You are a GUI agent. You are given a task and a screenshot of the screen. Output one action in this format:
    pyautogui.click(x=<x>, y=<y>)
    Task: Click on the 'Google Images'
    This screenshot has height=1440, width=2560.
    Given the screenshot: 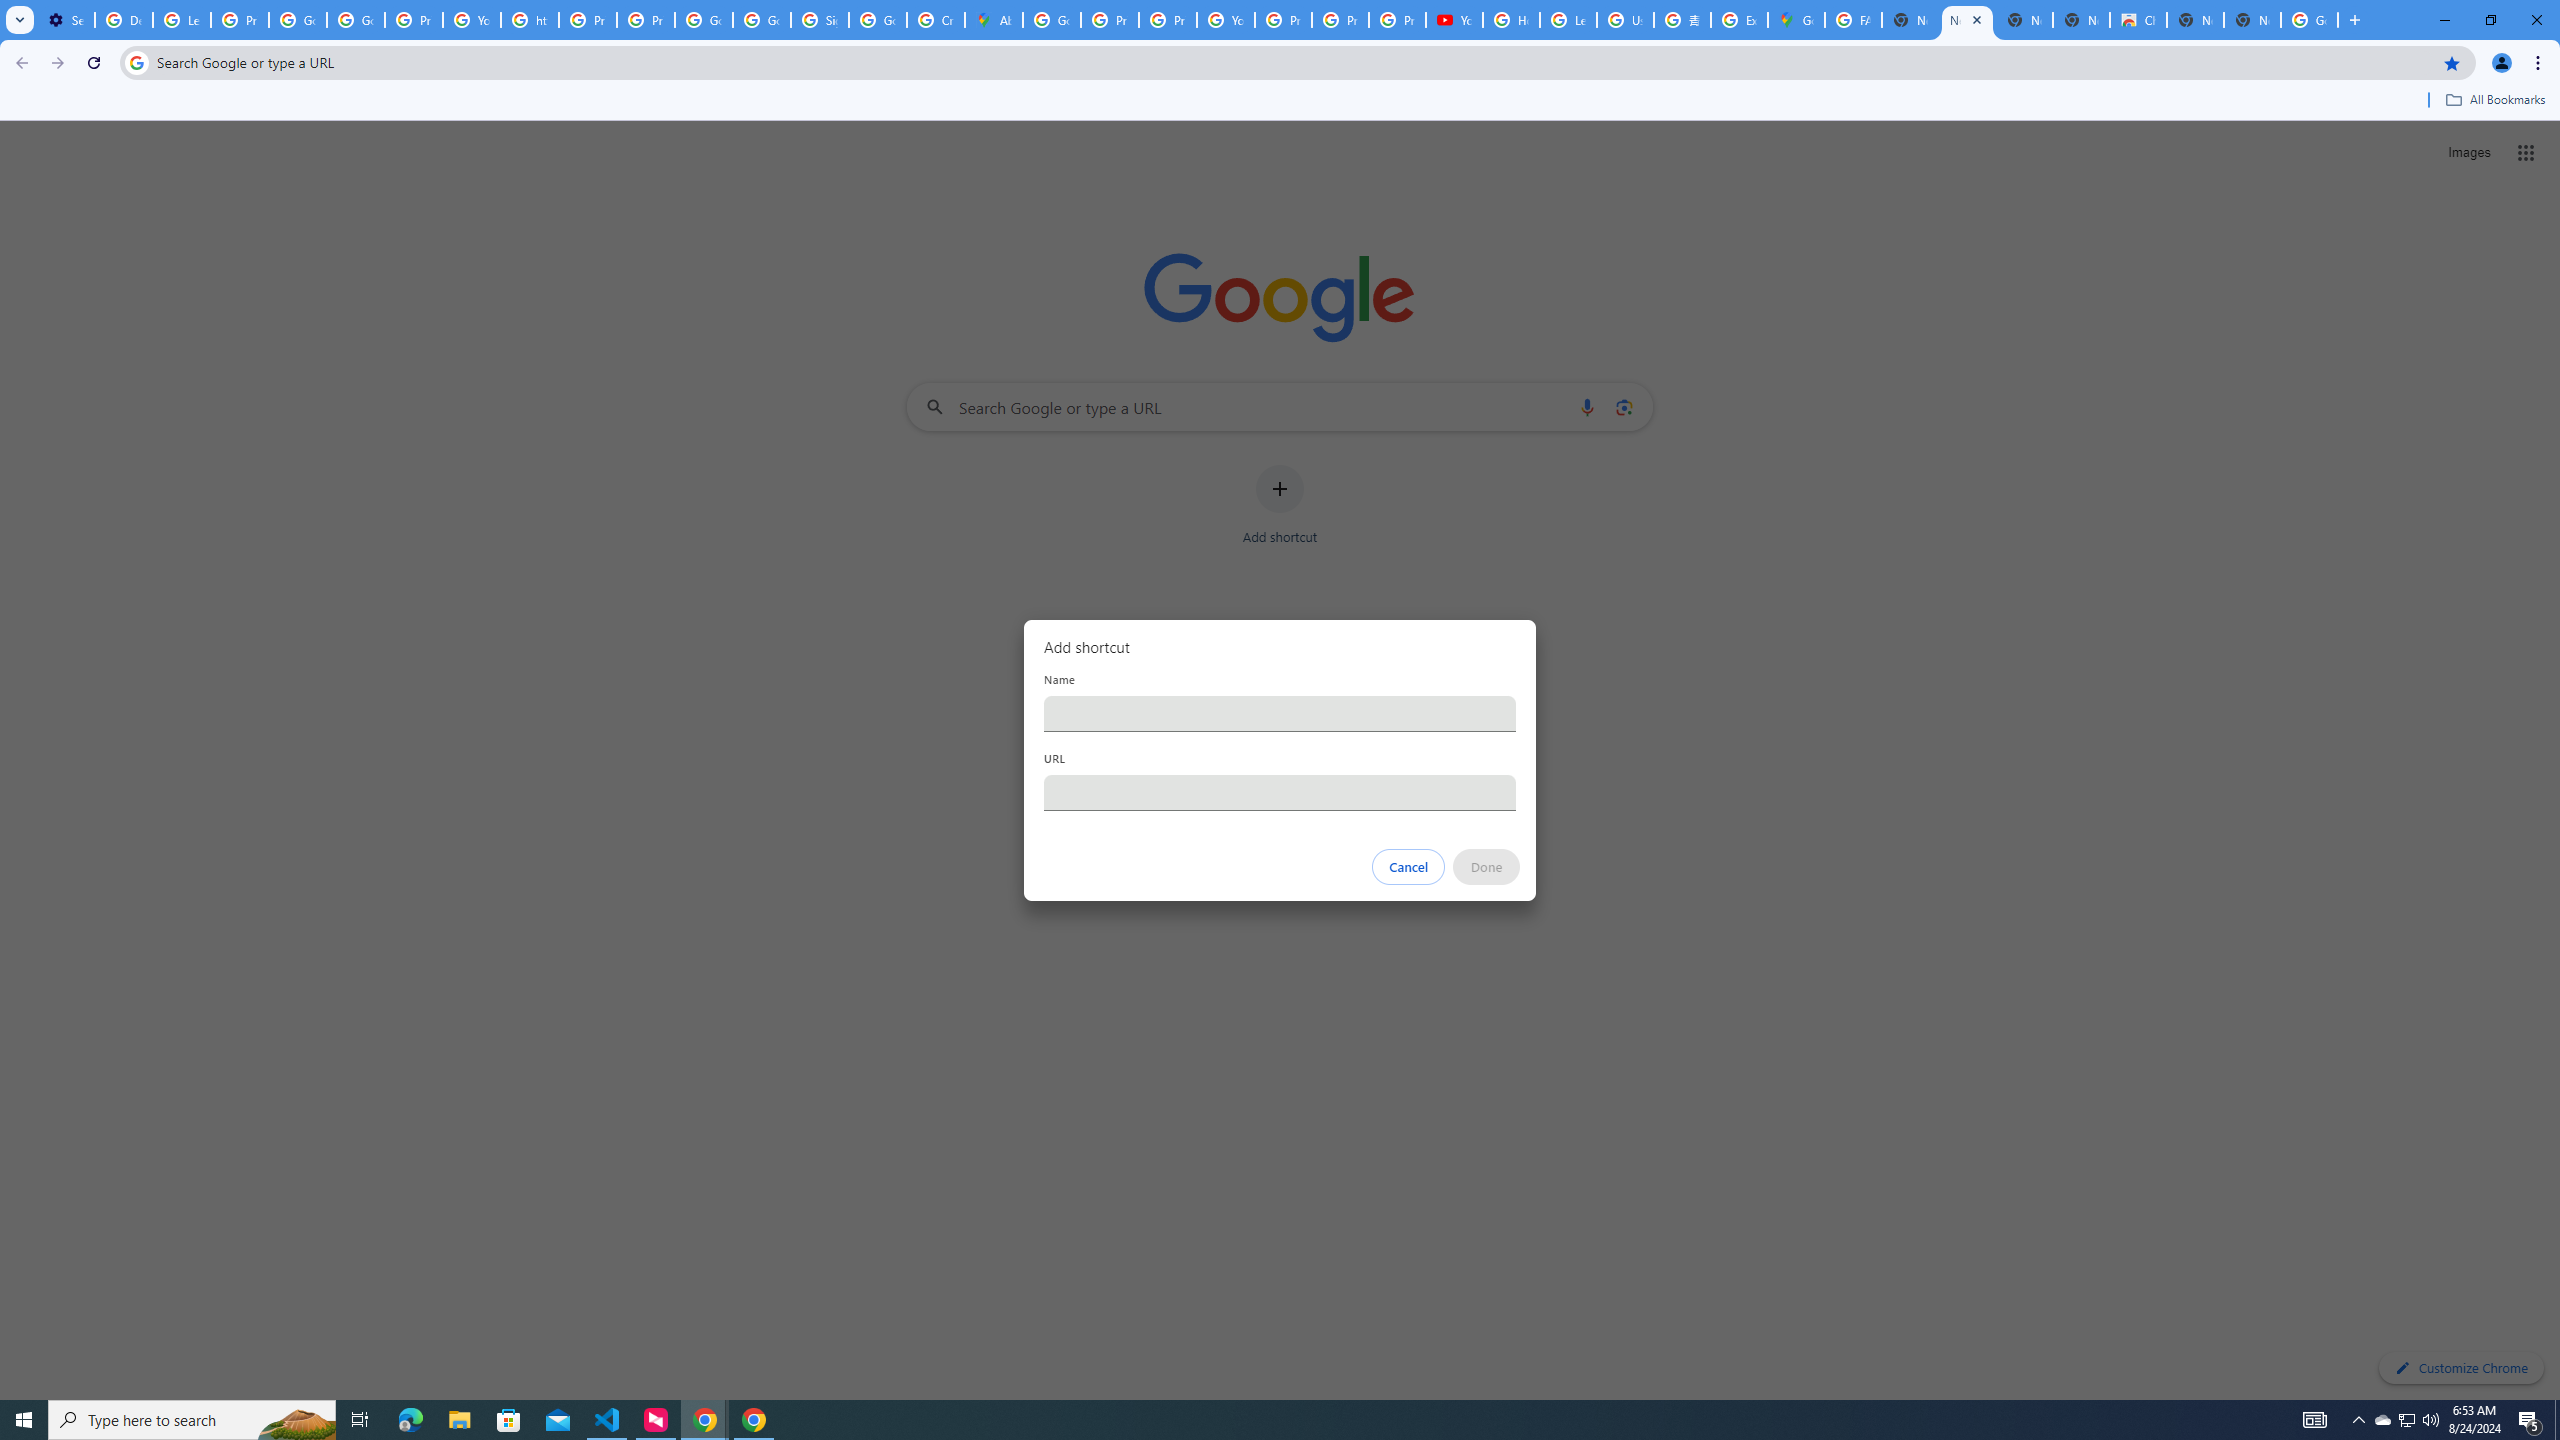 What is the action you would take?
    pyautogui.click(x=2310, y=19)
    